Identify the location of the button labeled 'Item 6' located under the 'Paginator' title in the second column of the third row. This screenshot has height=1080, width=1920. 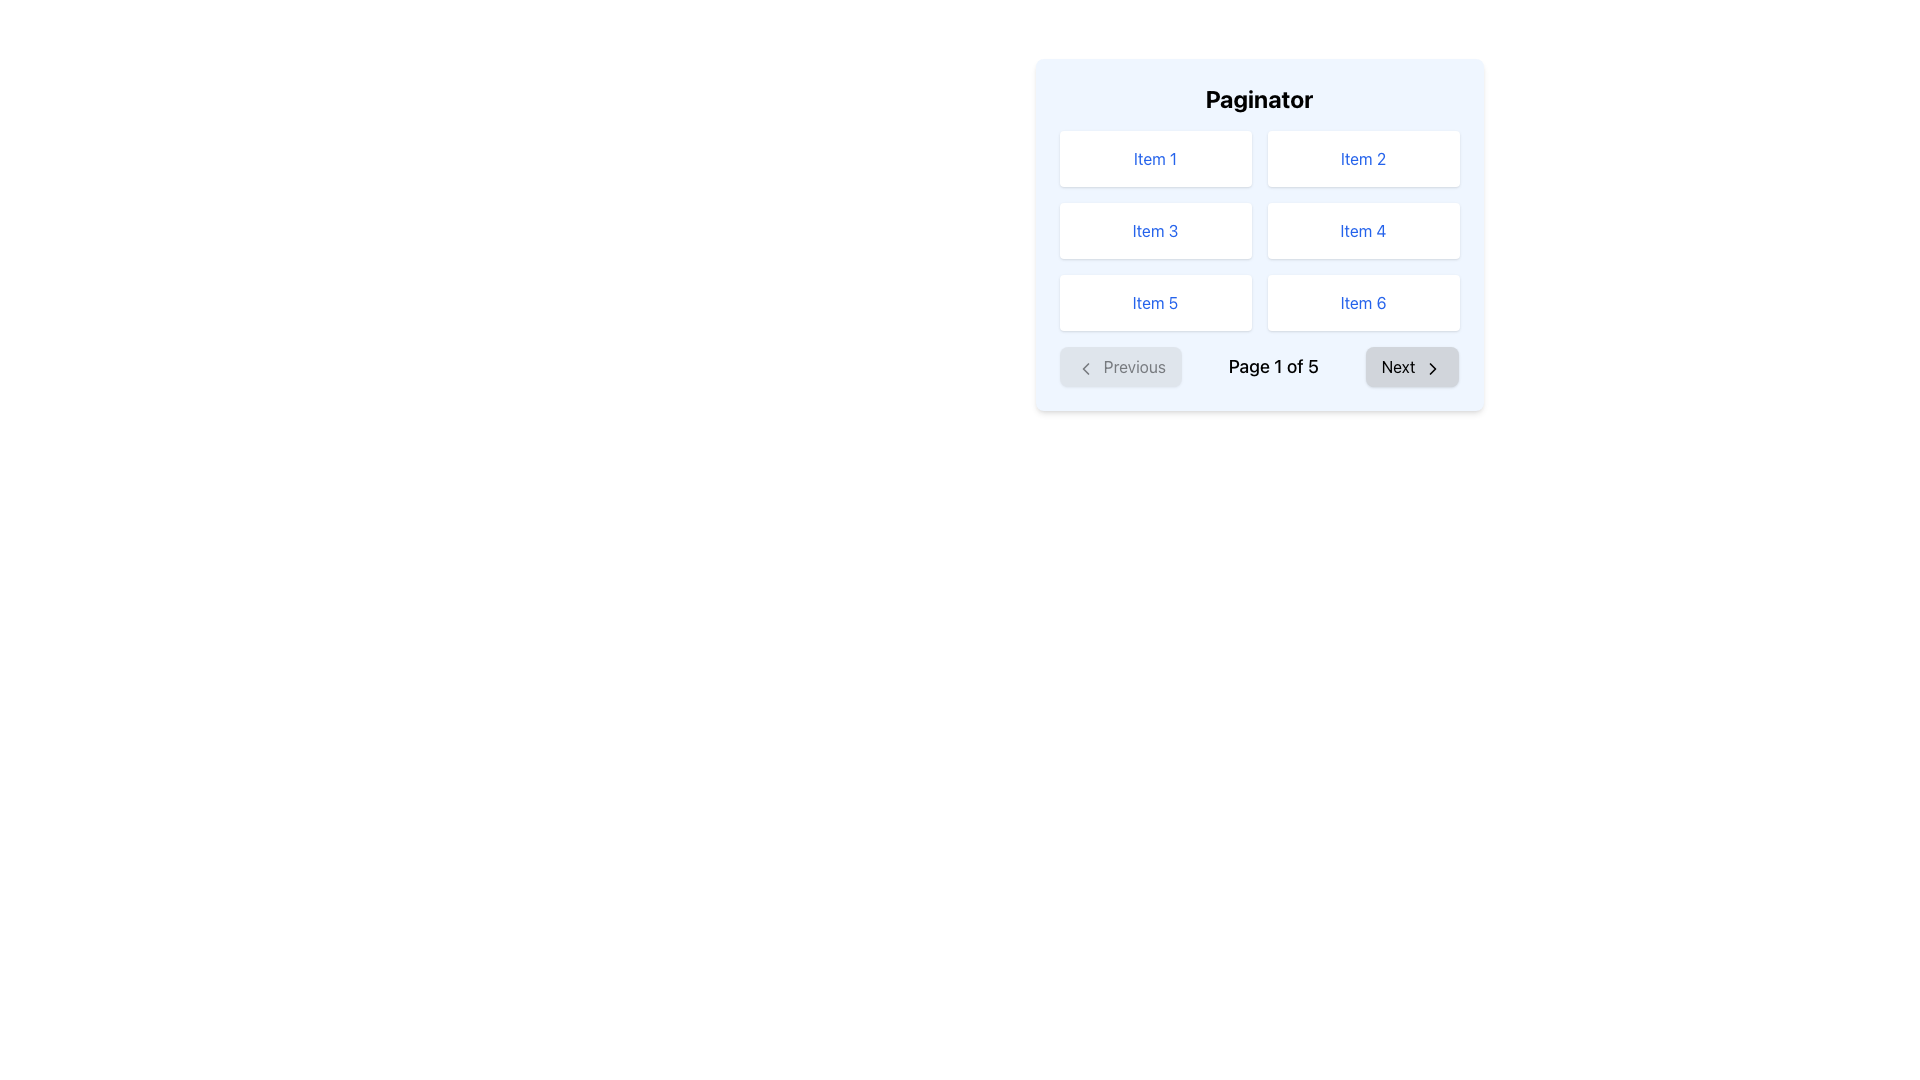
(1362, 303).